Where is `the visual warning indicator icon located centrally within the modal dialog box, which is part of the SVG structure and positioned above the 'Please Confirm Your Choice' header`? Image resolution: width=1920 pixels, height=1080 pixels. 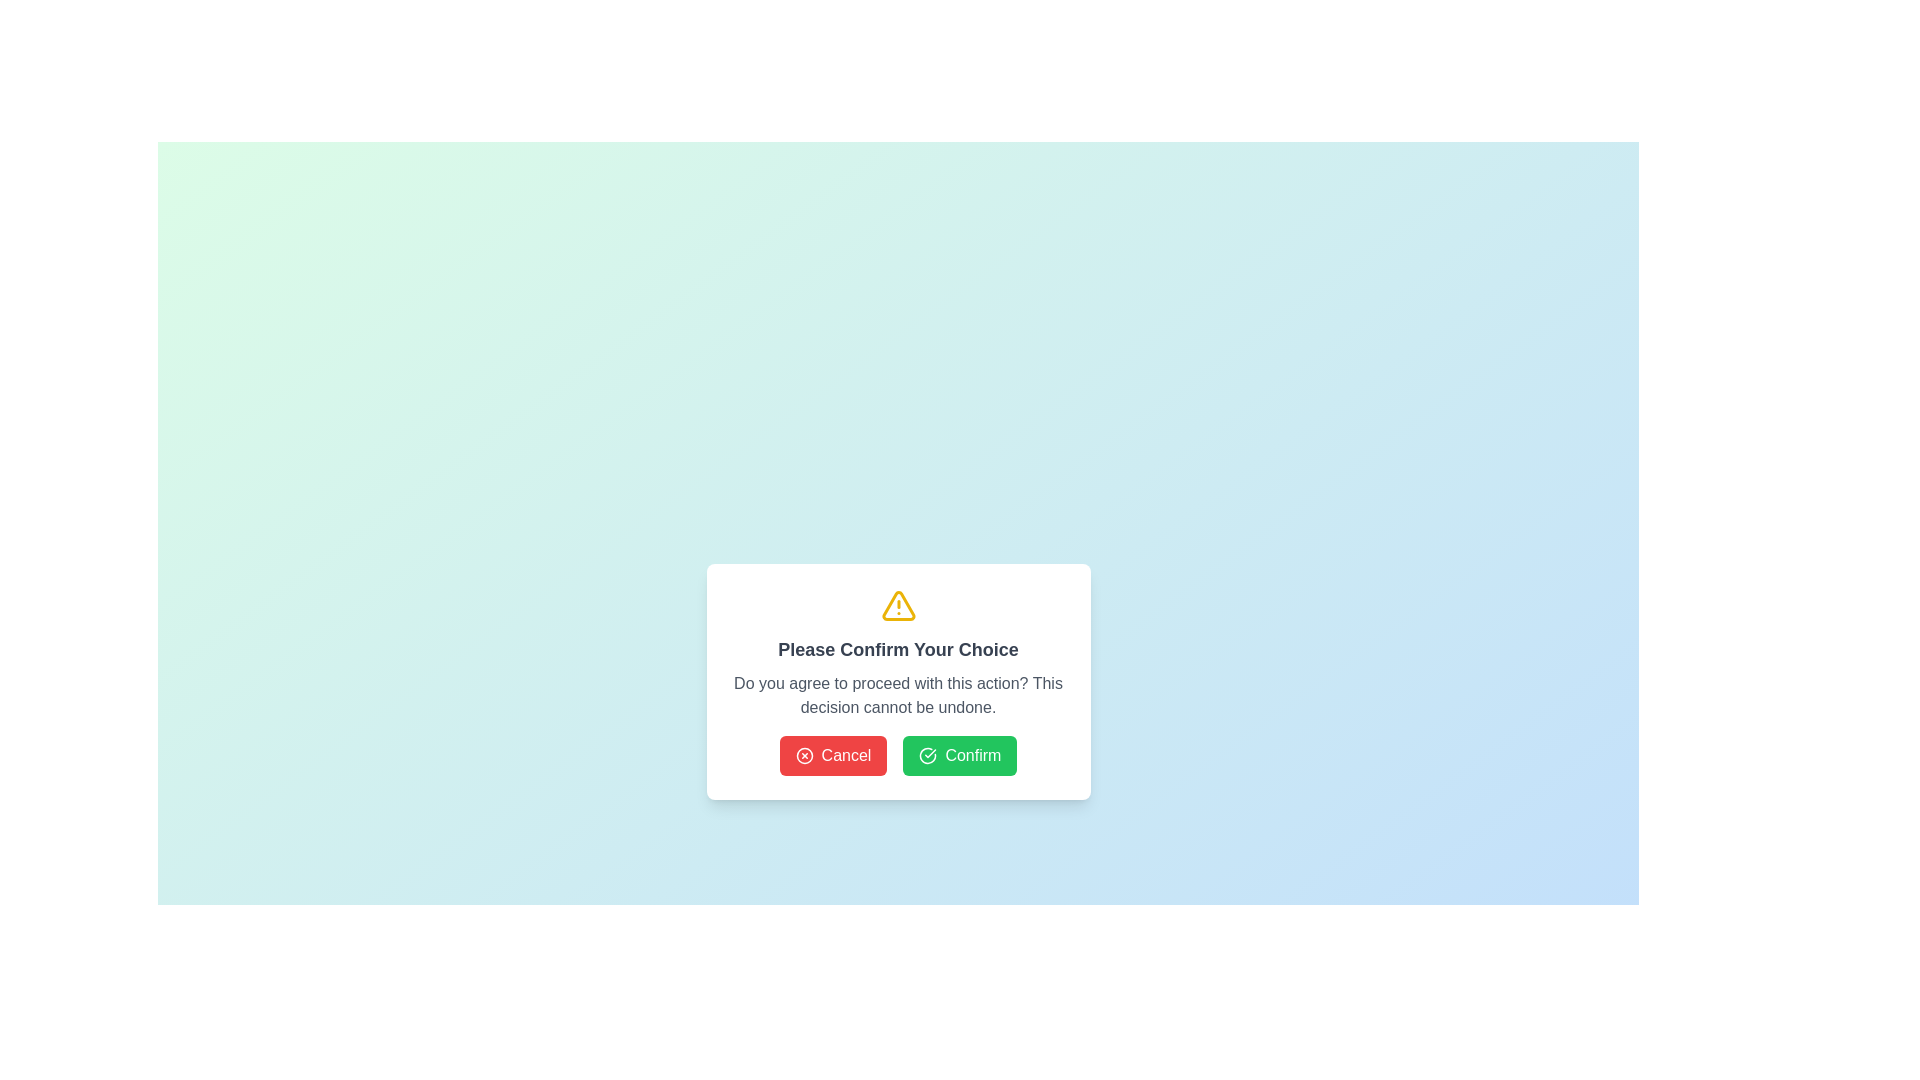
the visual warning indicator icon located centrally within the modal dialog box, which is part of the SVG structure and positioned above the 'Please Confirm Your Choice' header is located at coordinates (897, 604).